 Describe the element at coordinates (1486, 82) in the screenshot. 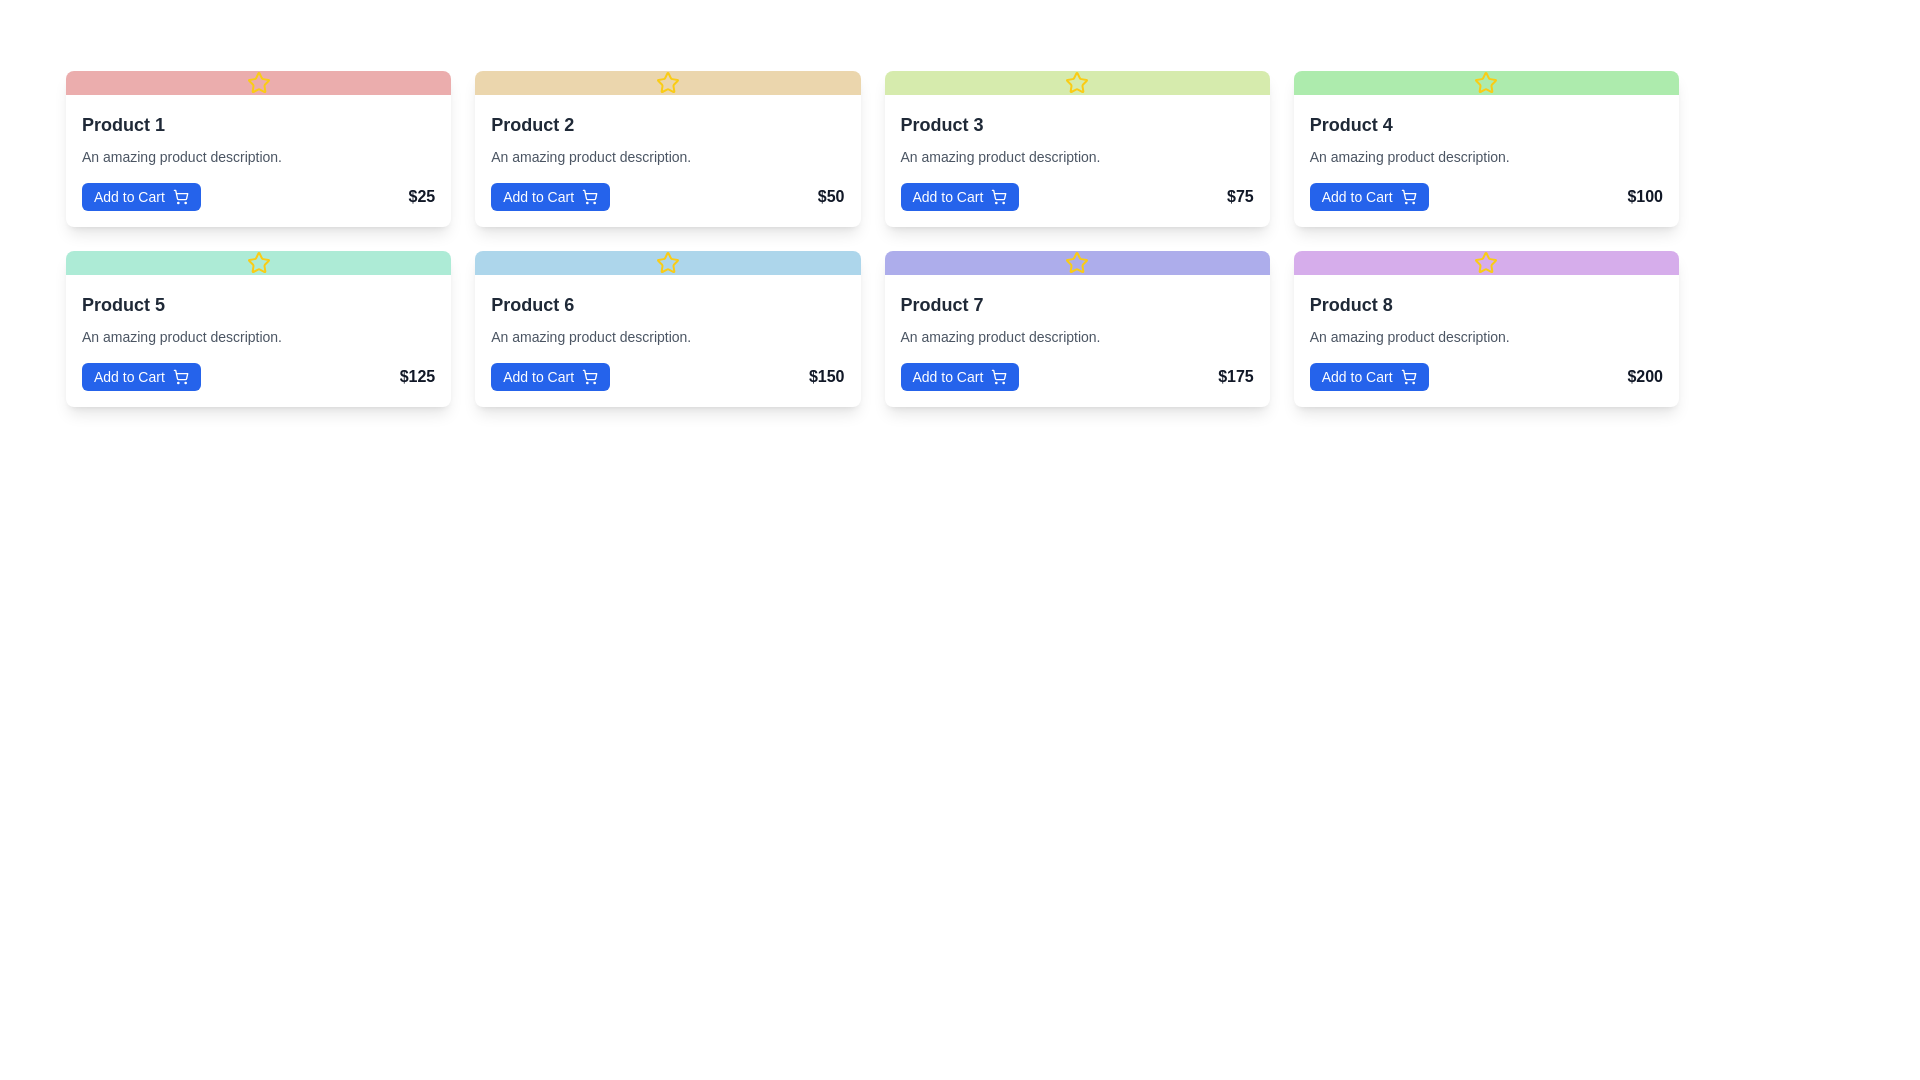

I see `the yellow star icon located at the top of the 'Product 4' card, which is positioned centrally within a green bar, above the product title and description, if it is interactive` at that location.